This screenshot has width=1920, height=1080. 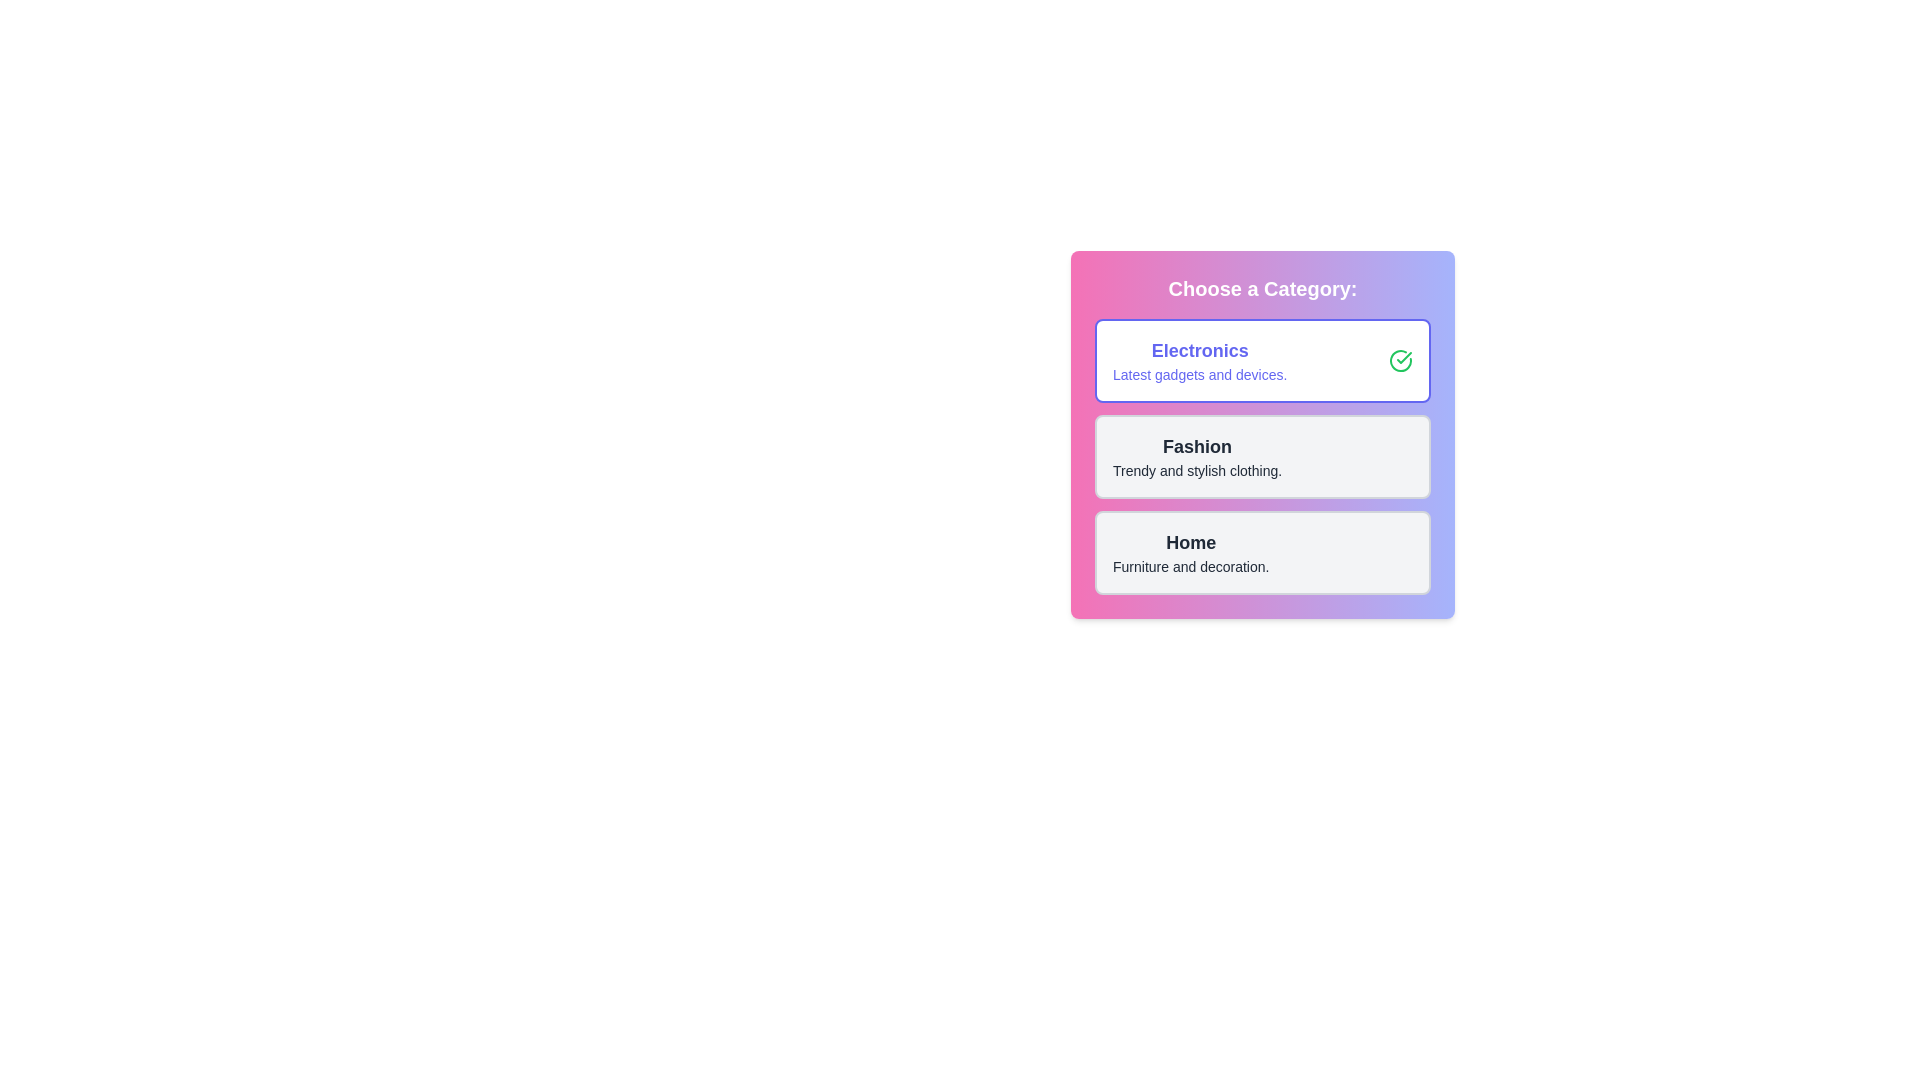 I want to click on the 'Home' category text block, which provides a description of 'Furniture and decoration.' This text block is the third option in a vertically stacked list of categories, positioned below 'Fashion', so click(x=1191, y=552).